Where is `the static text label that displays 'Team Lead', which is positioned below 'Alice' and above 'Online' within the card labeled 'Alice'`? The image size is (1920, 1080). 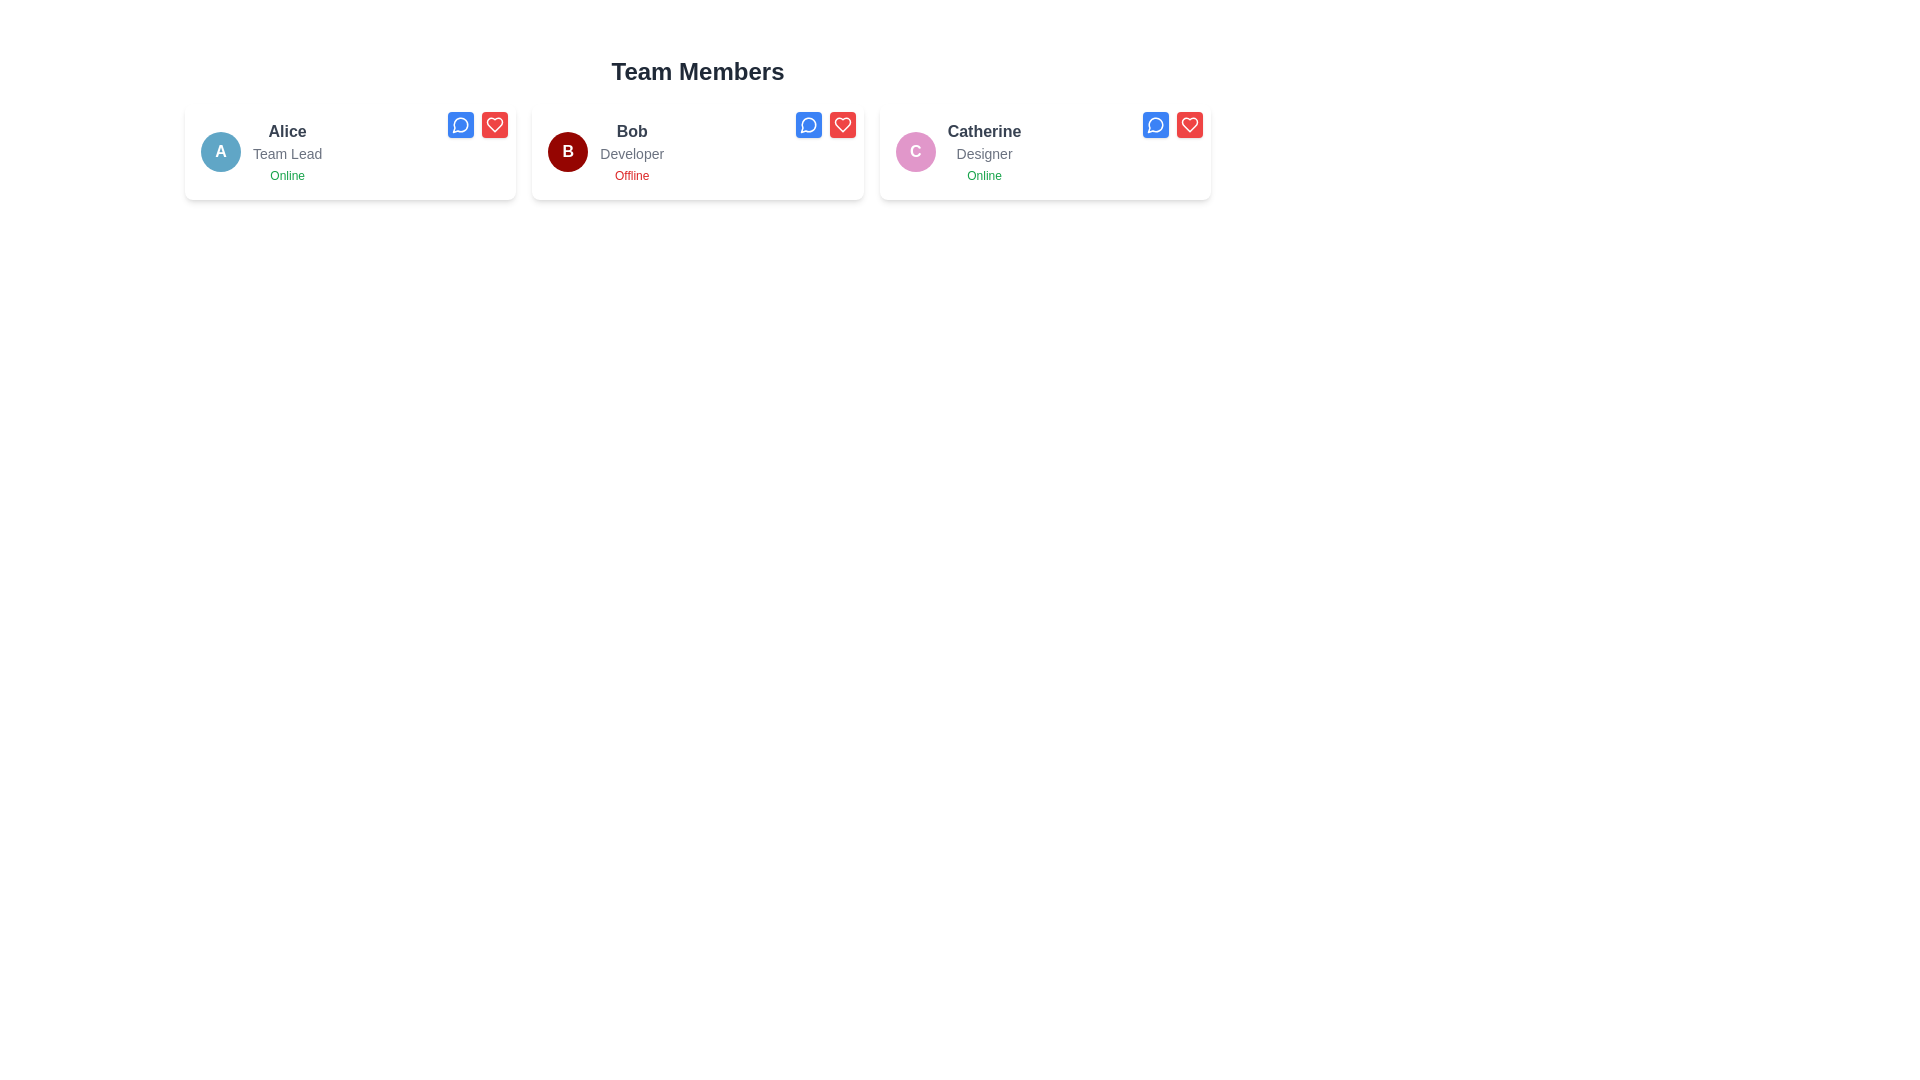
the static text label that displays 'Team Lead', which is positioned below 'Alice' and above 'Online' within the card labeled 'Alice' is located at coordinates (286, 153).